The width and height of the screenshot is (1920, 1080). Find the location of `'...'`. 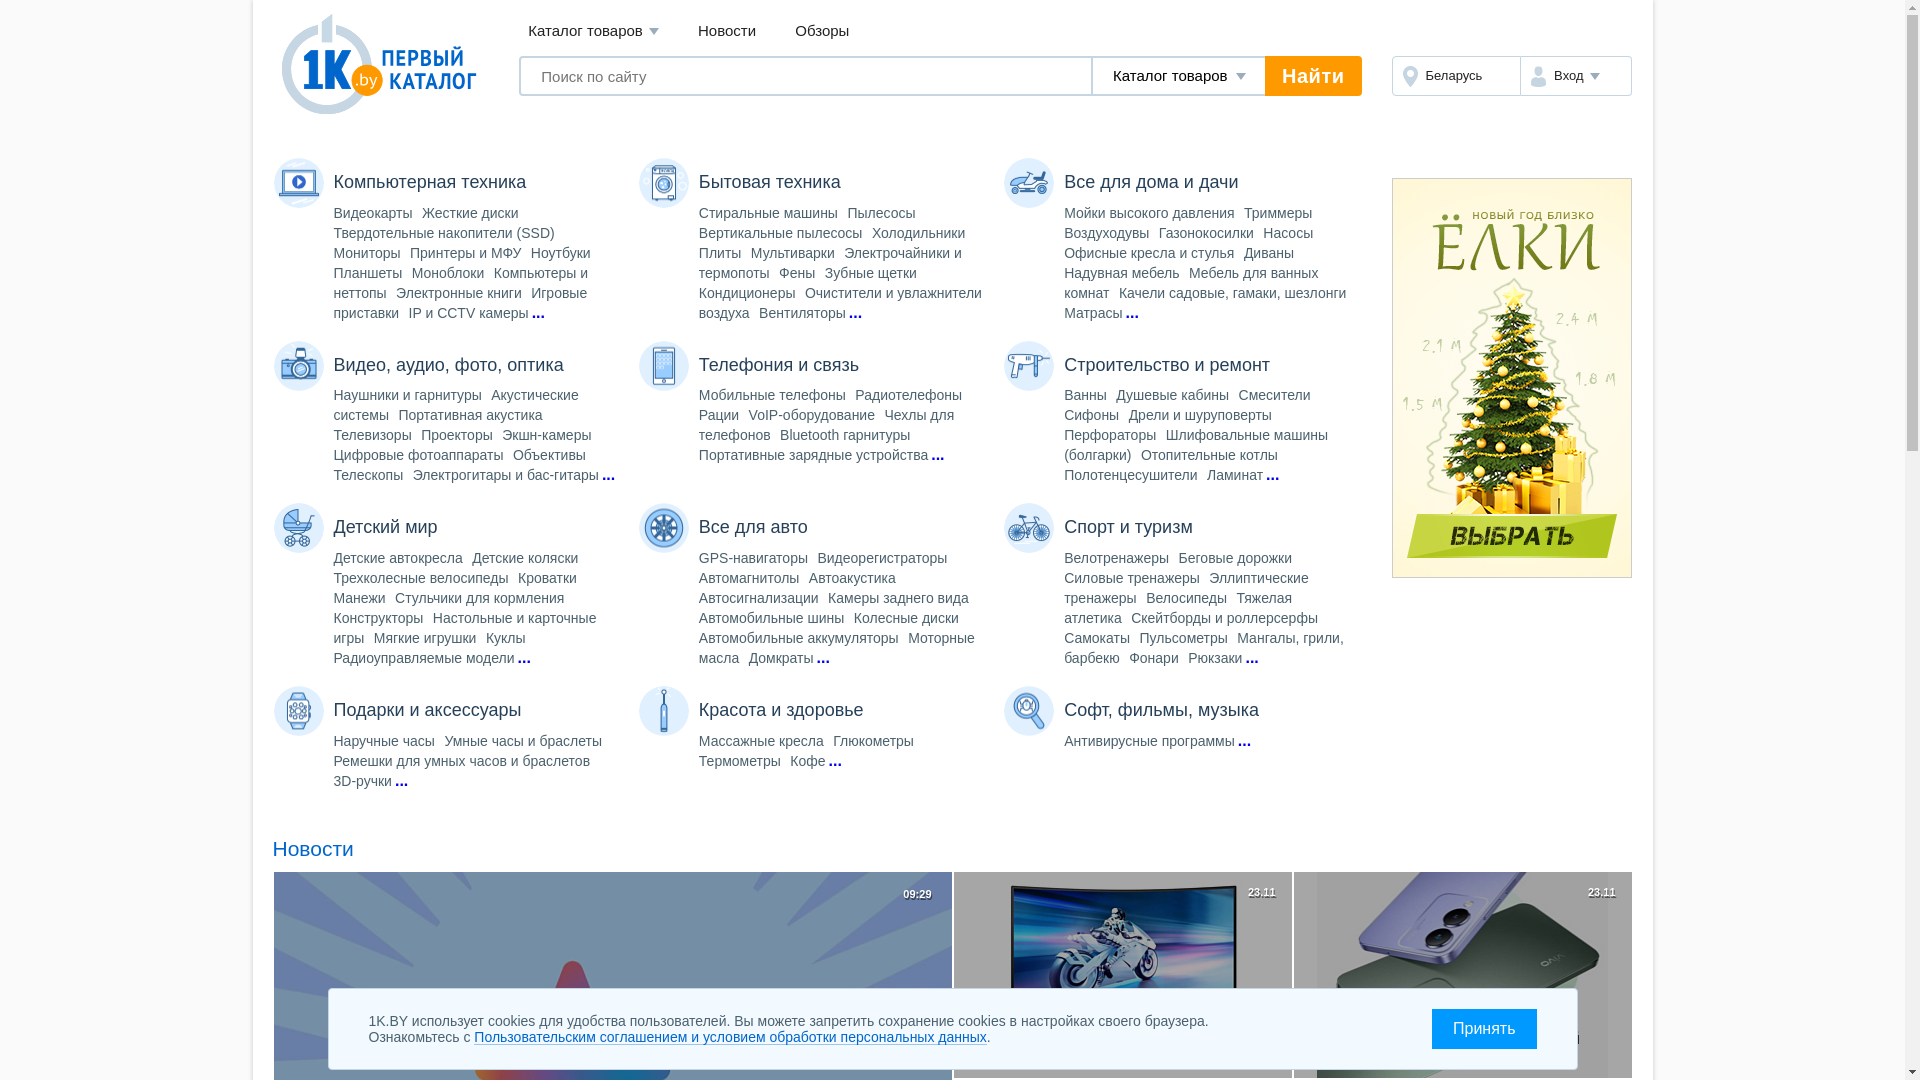

'...' is located at coordinates (1271, 474).